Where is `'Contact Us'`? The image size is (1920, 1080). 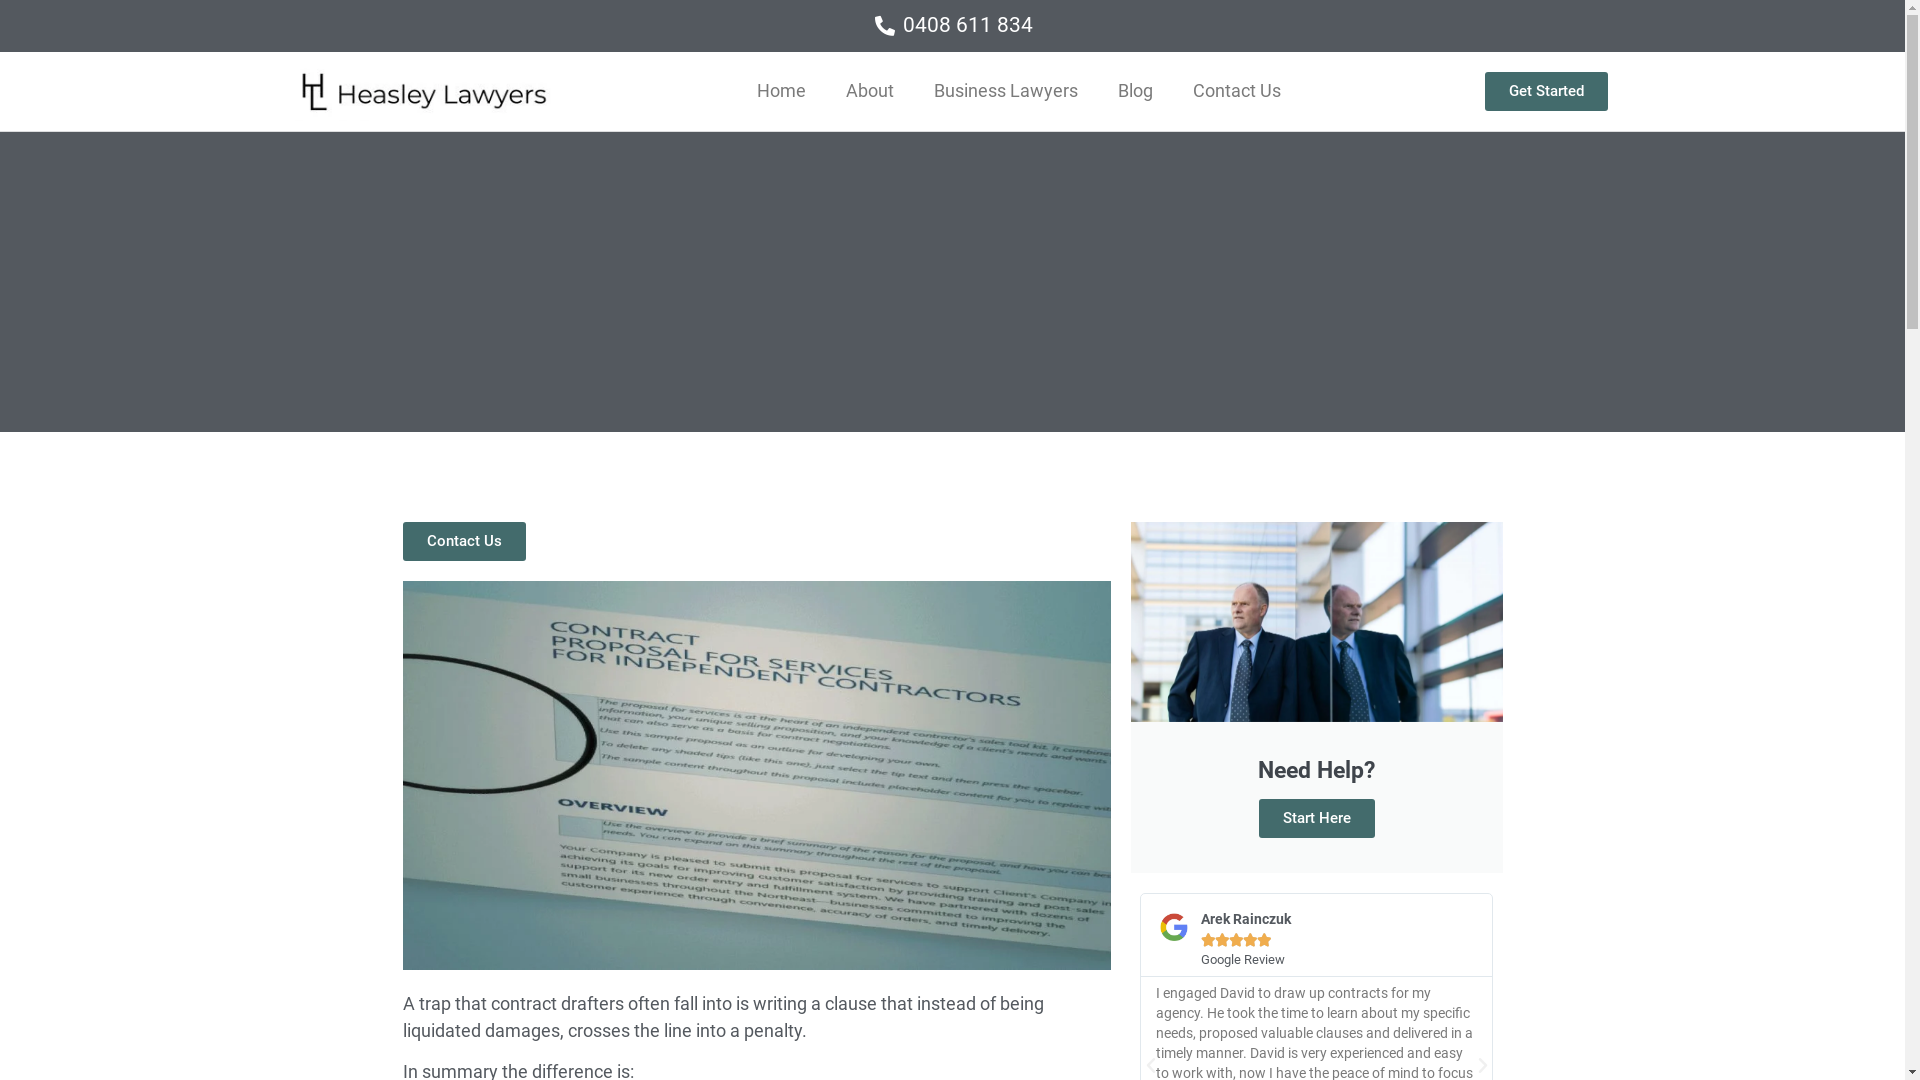 'Contact Us' is located at coordinates (401, 541).